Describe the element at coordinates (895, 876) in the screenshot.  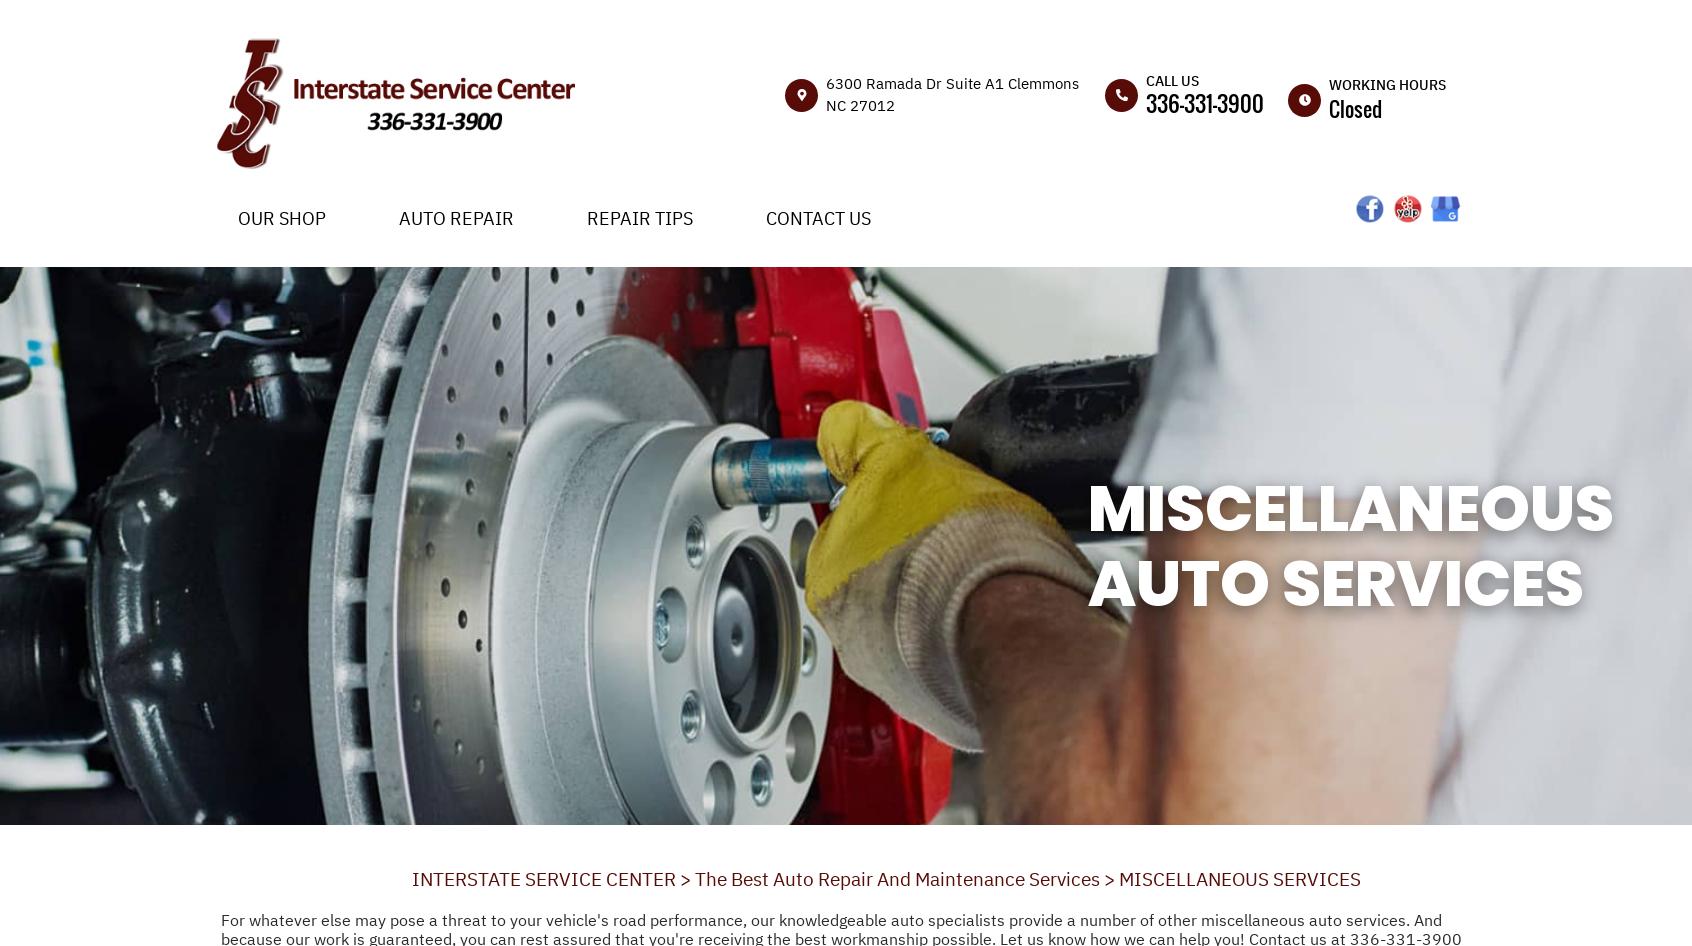
I see `'The Best Auto Repair And Maintenance Services'` at that location.